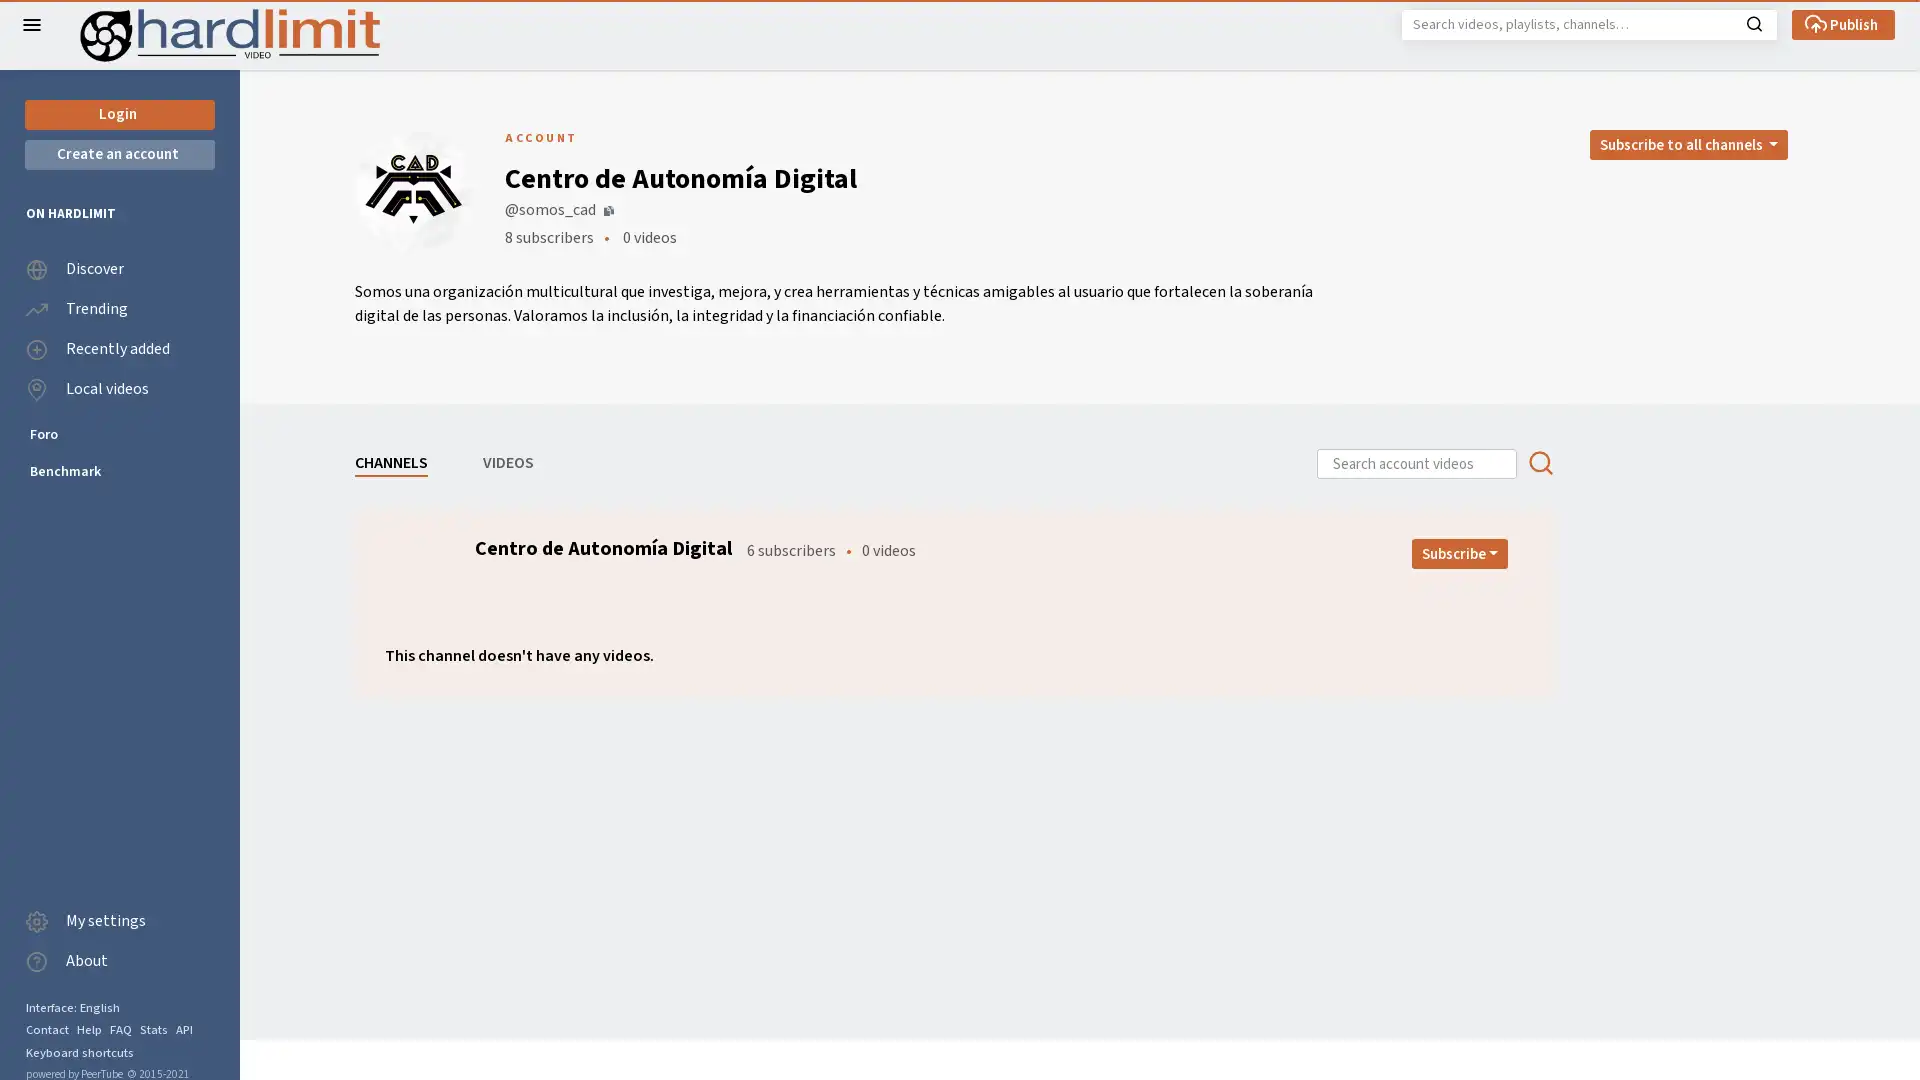 Image resolution: width=1920 pixels, height=1080 pixels. Describe the element at coordinates (1459, 554) in the screenshot. I see `Open subscription dropdown` at that location.